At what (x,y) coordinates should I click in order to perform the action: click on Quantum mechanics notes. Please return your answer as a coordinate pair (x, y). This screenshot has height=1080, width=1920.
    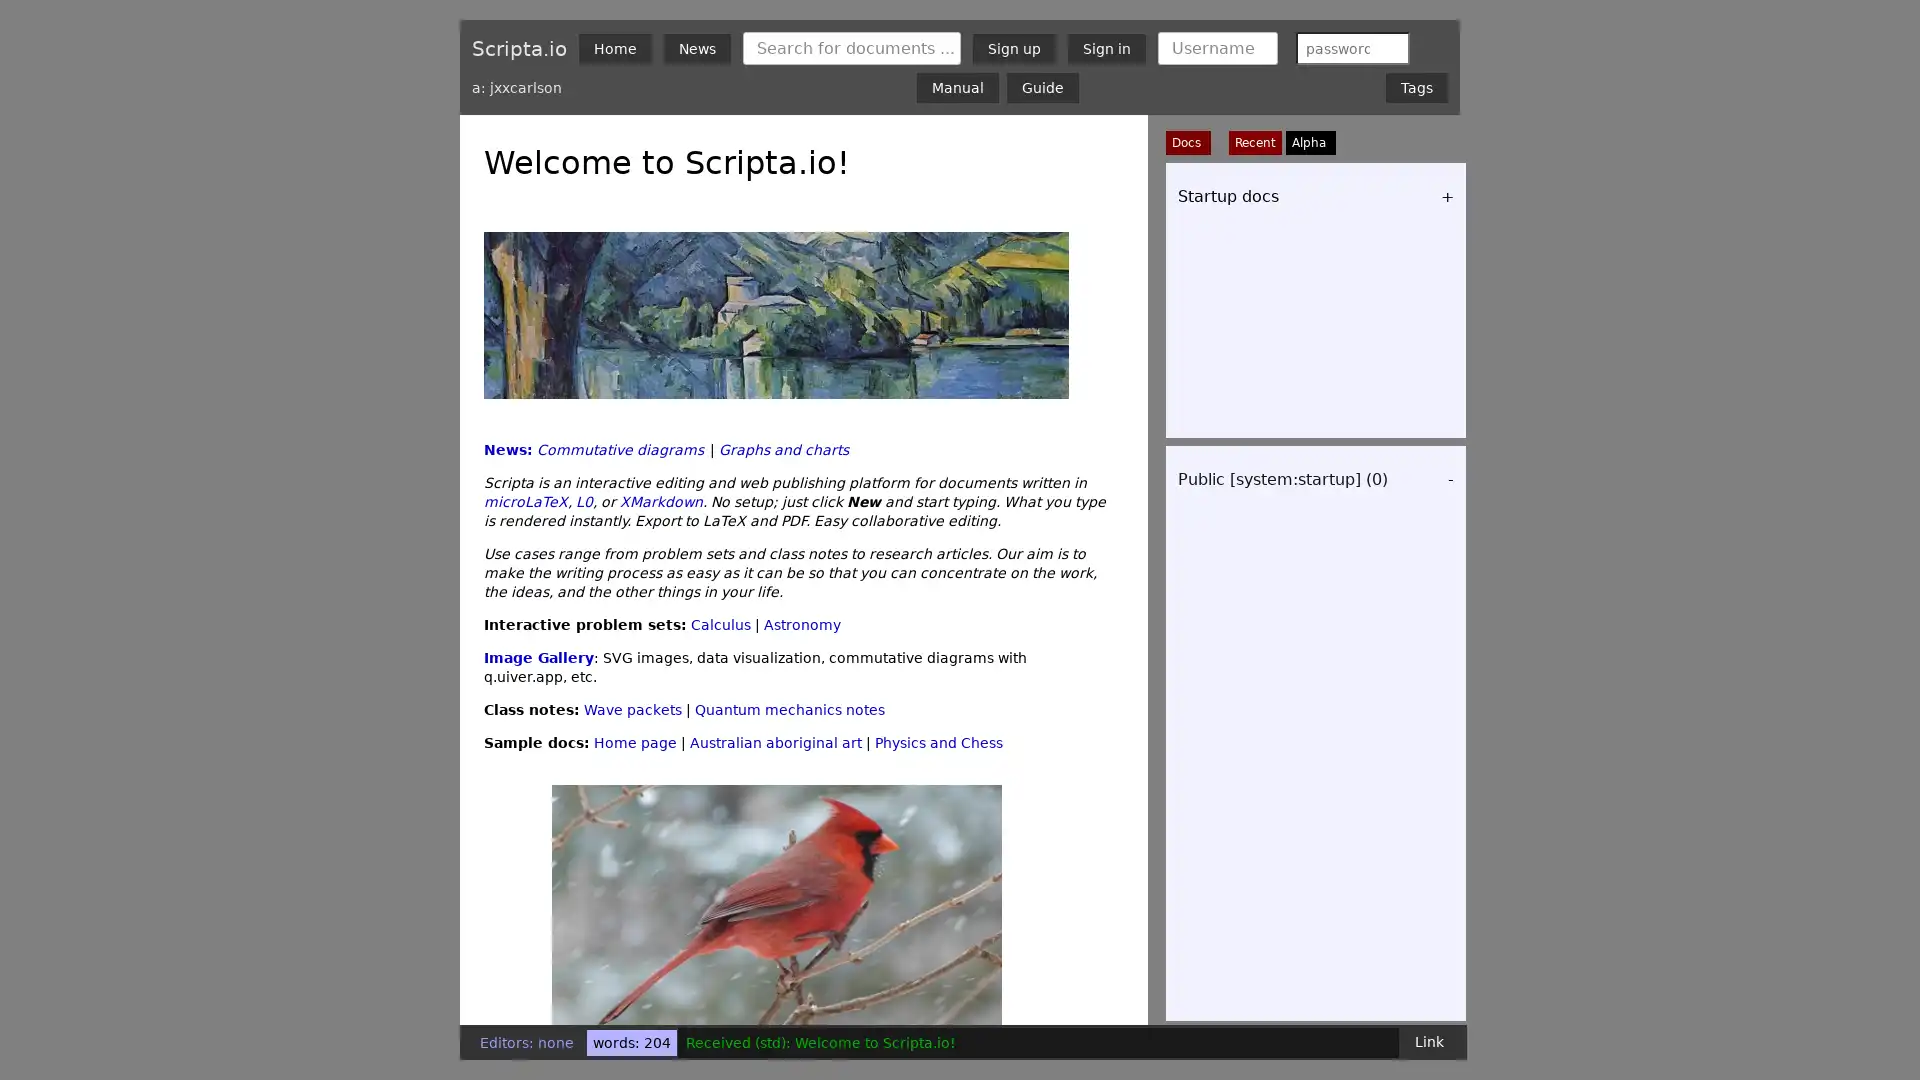
    Looking at the image, I should click on (789, 708).